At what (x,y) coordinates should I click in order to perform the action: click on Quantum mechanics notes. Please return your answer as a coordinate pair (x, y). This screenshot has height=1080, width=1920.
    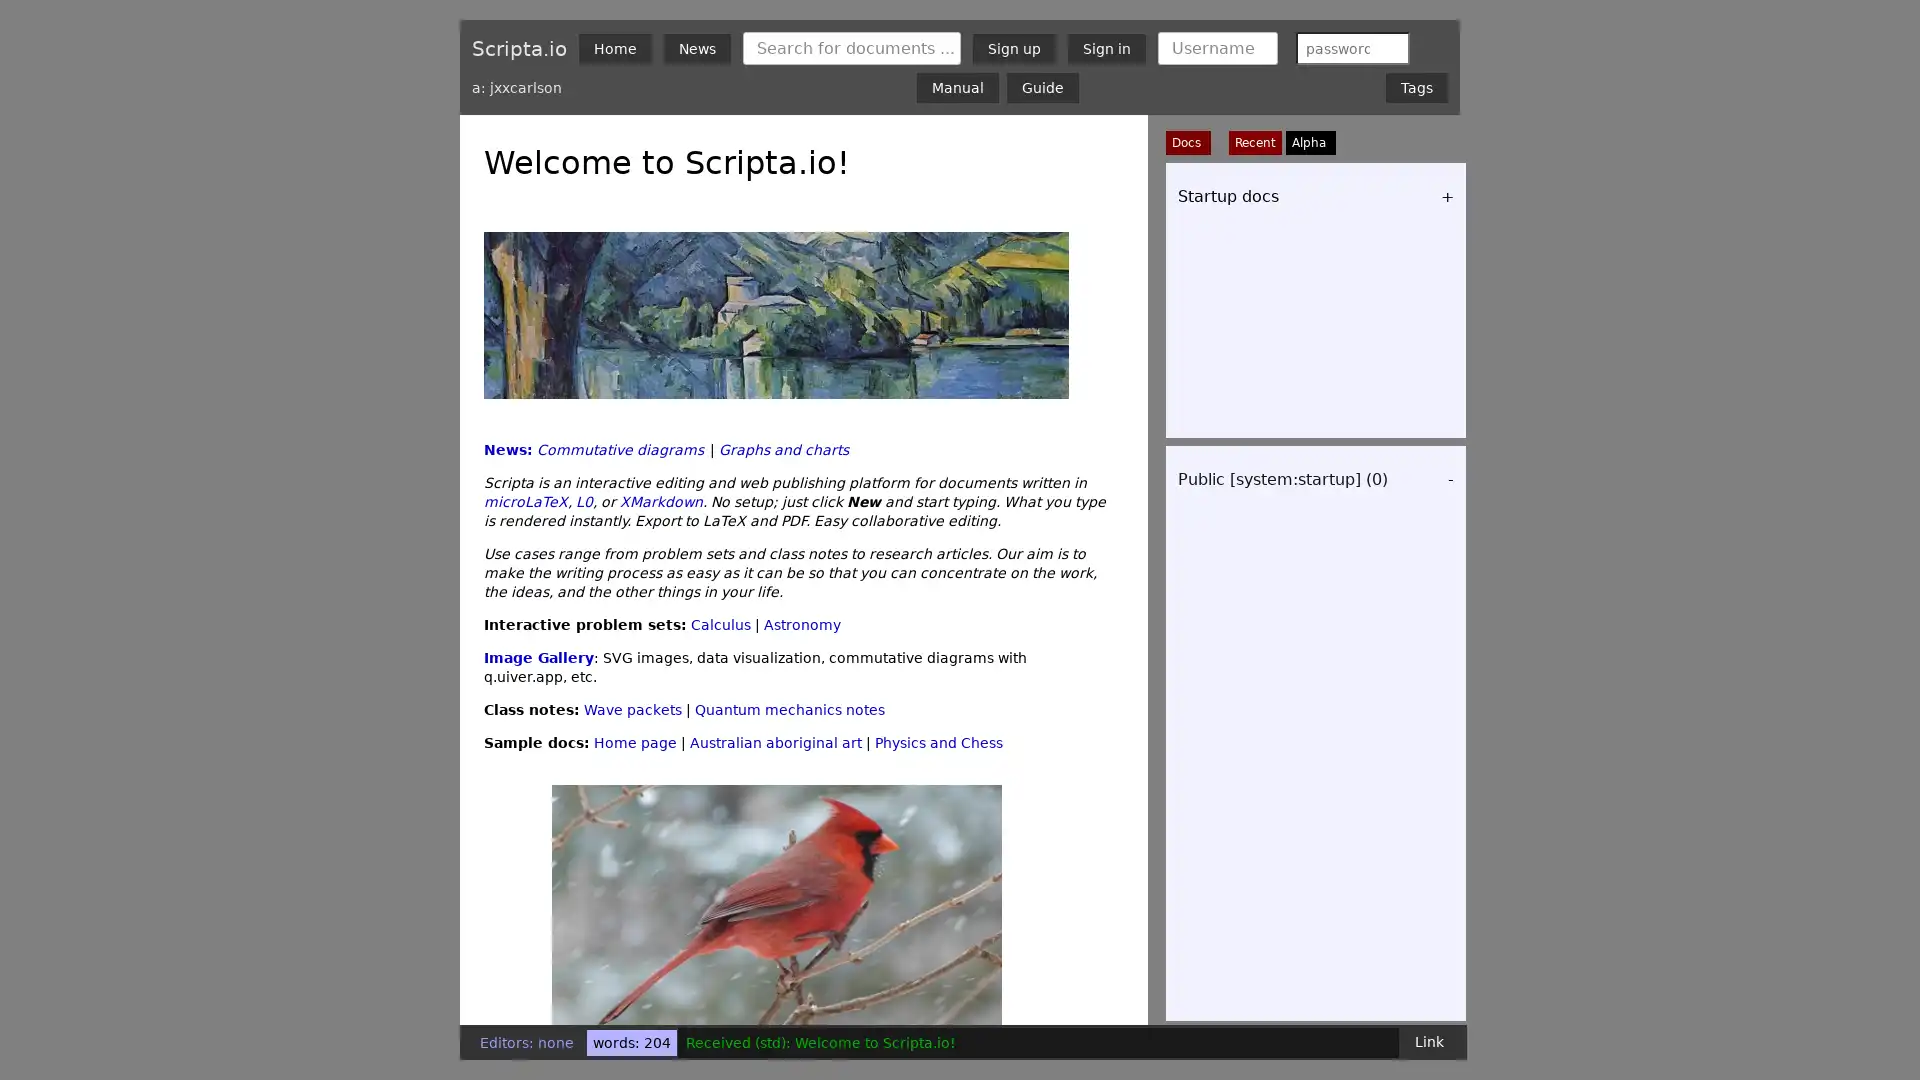
    Looking at the image, I should click on (789, 708).